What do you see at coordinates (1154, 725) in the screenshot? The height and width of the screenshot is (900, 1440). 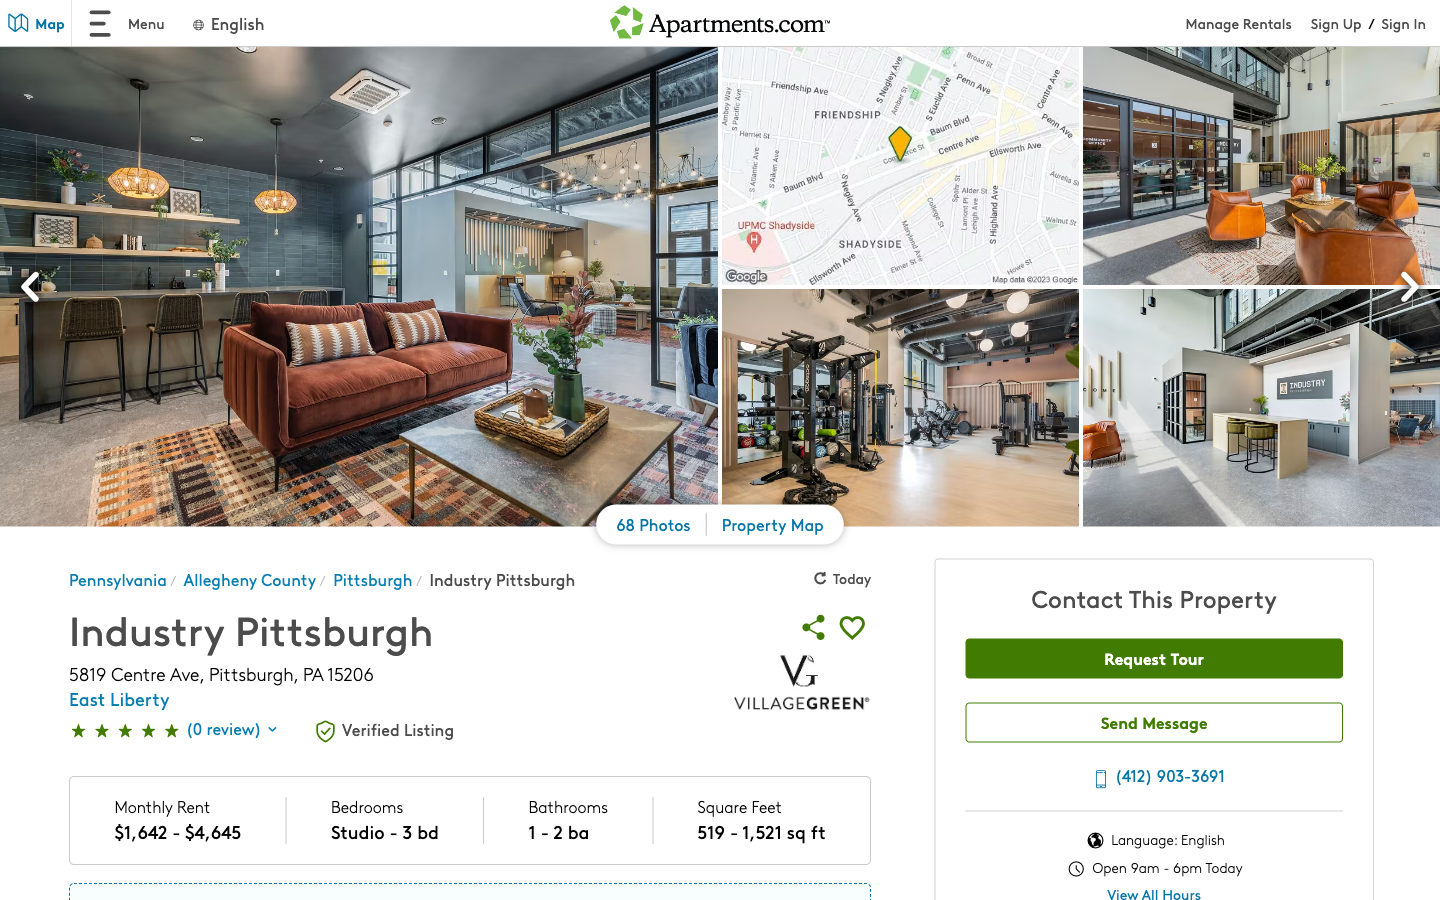 I see `Compose a message saying "hello" and press send` at bounding box center [1154, 725].